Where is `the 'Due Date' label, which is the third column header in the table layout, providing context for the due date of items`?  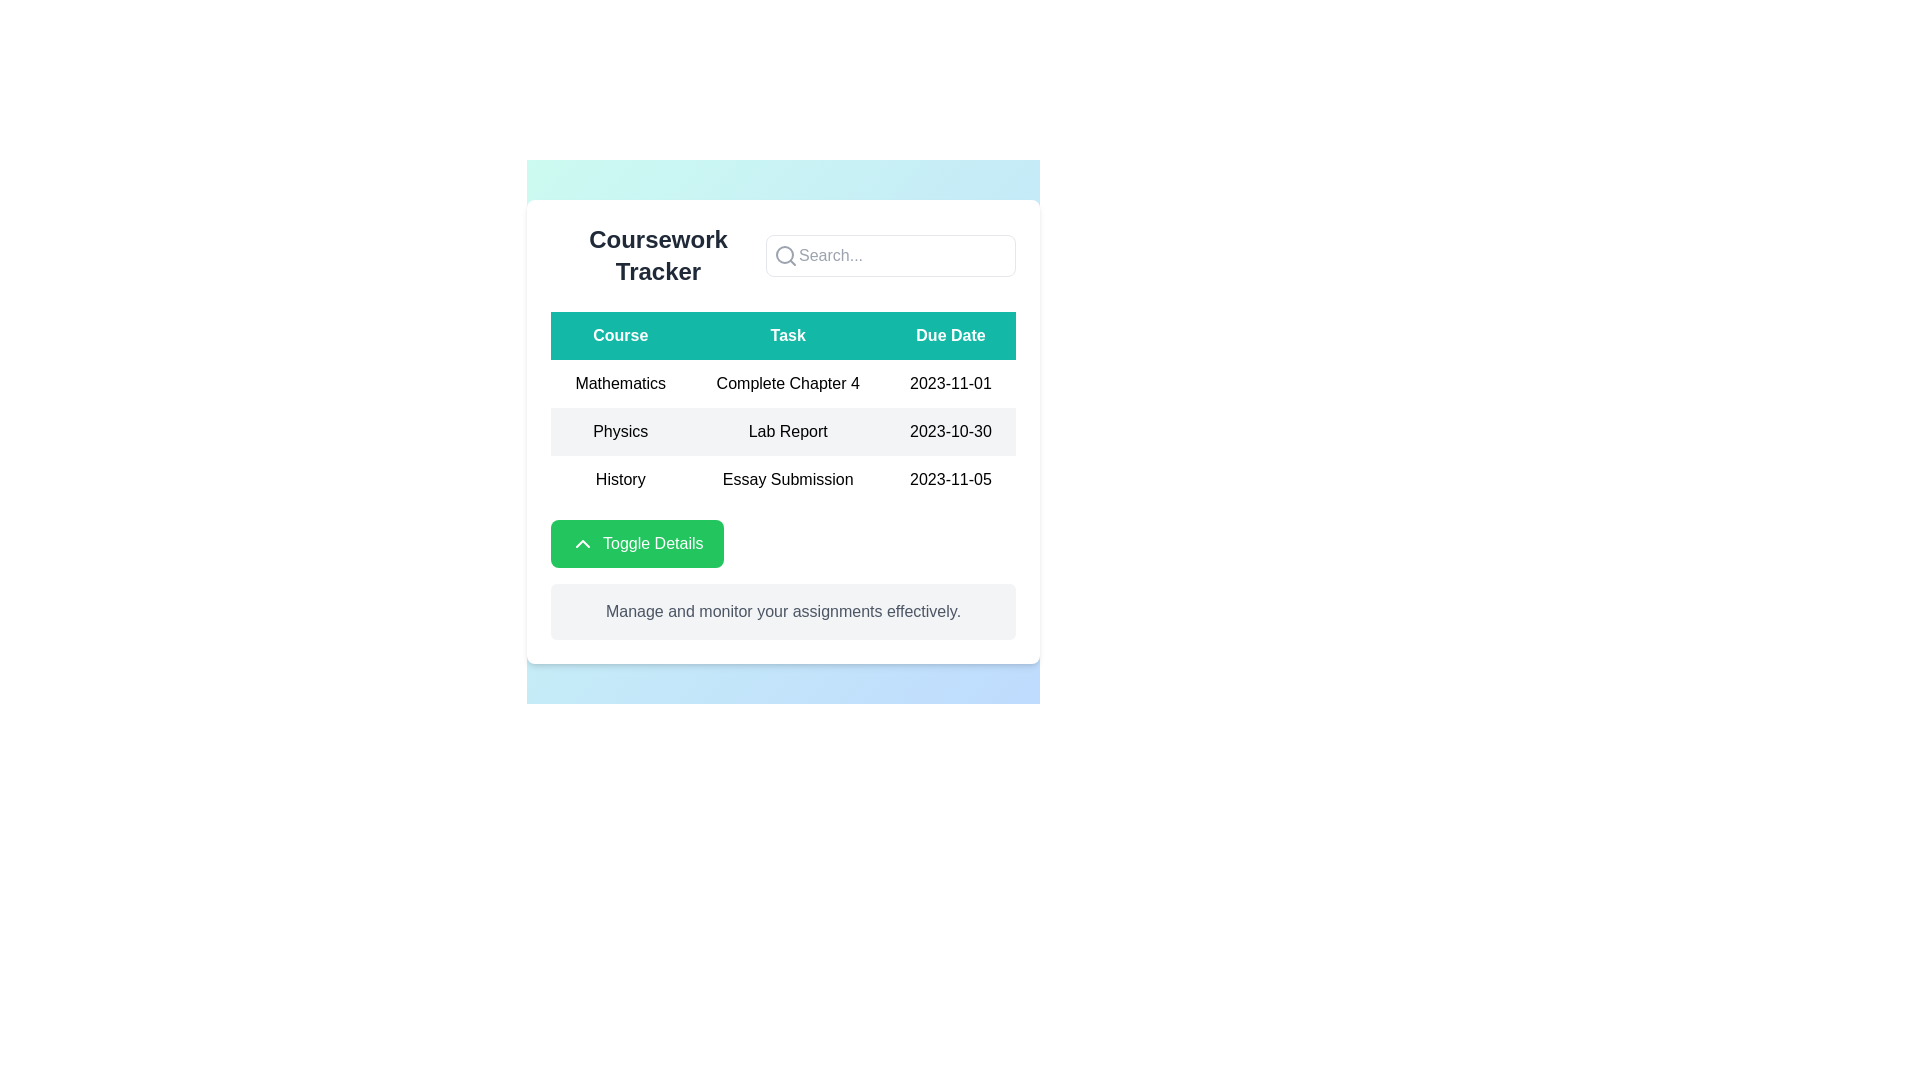 the 'Due Date' label, which is the third column header in the table layout, providing context for the due date of items is located at coordinates (949, 334).